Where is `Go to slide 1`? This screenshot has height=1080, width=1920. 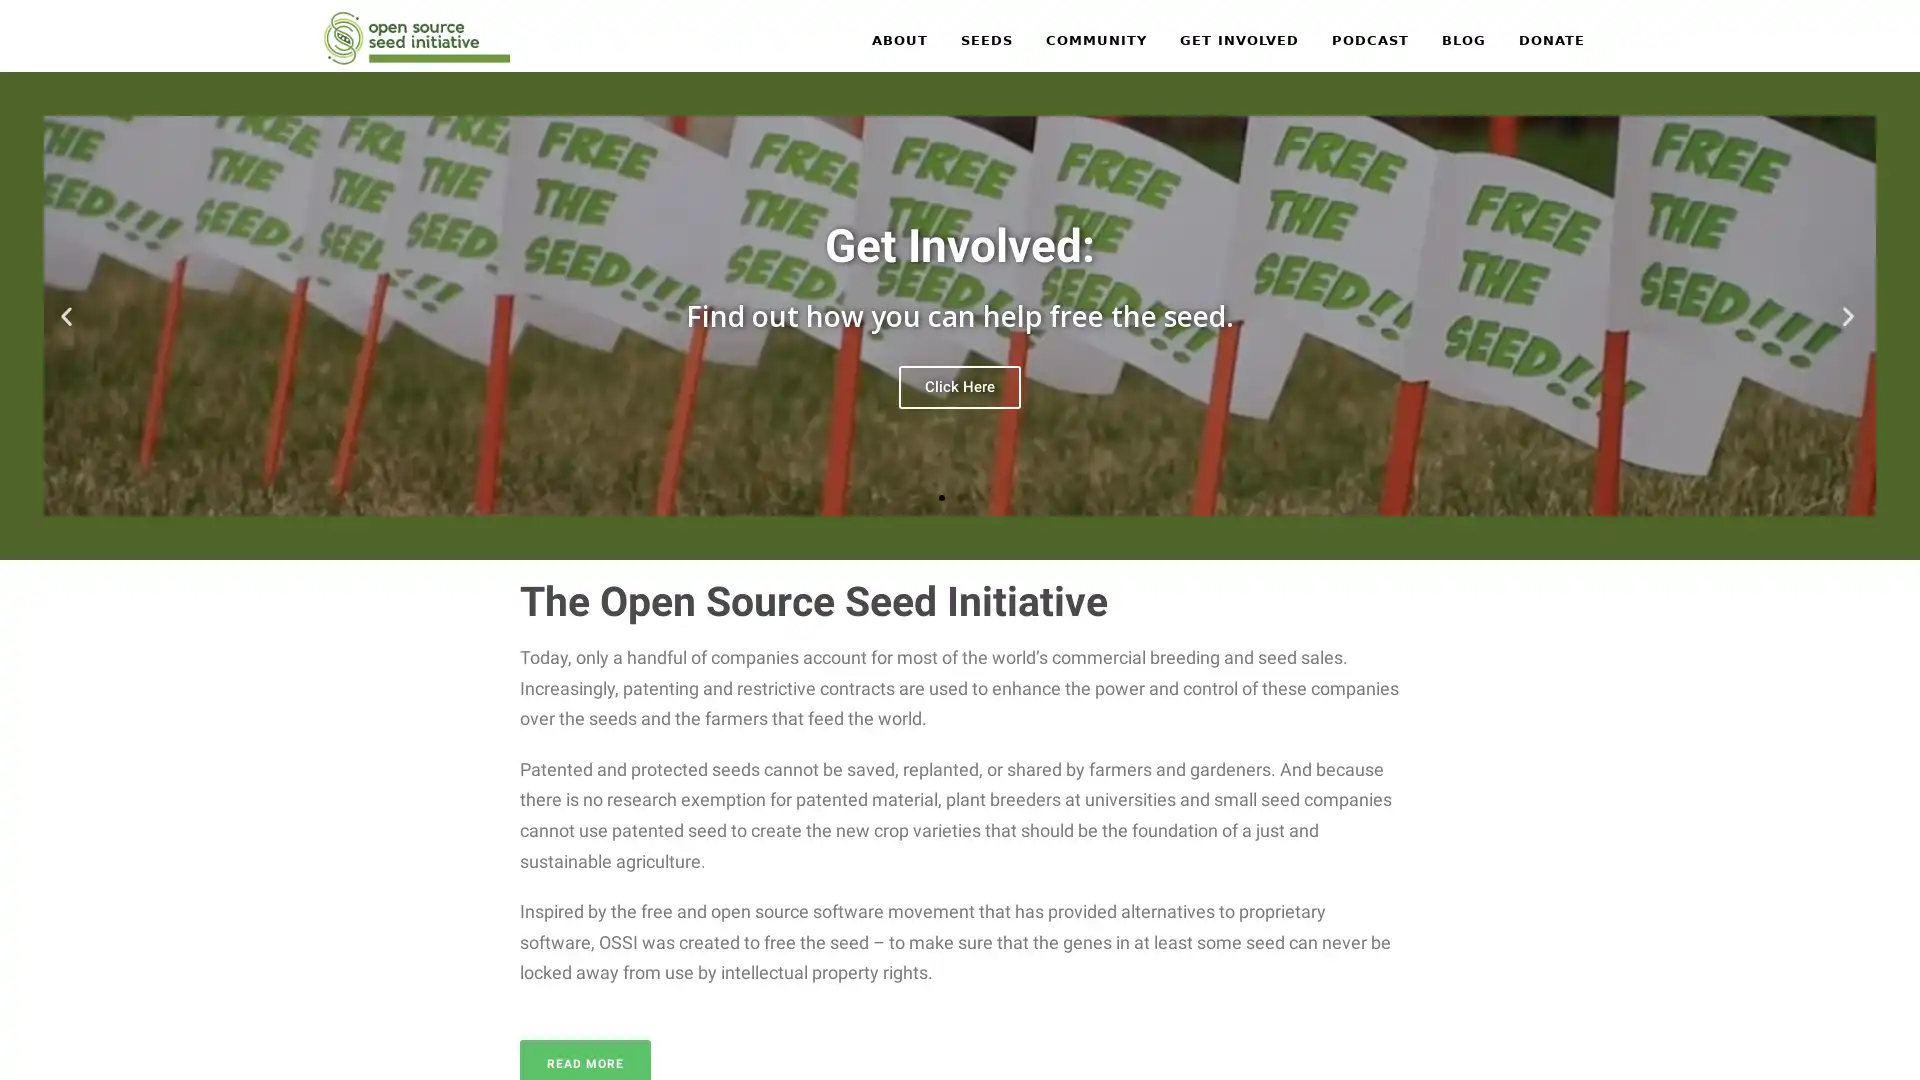
Go to slide 1 is located at coordinates (940, 496).